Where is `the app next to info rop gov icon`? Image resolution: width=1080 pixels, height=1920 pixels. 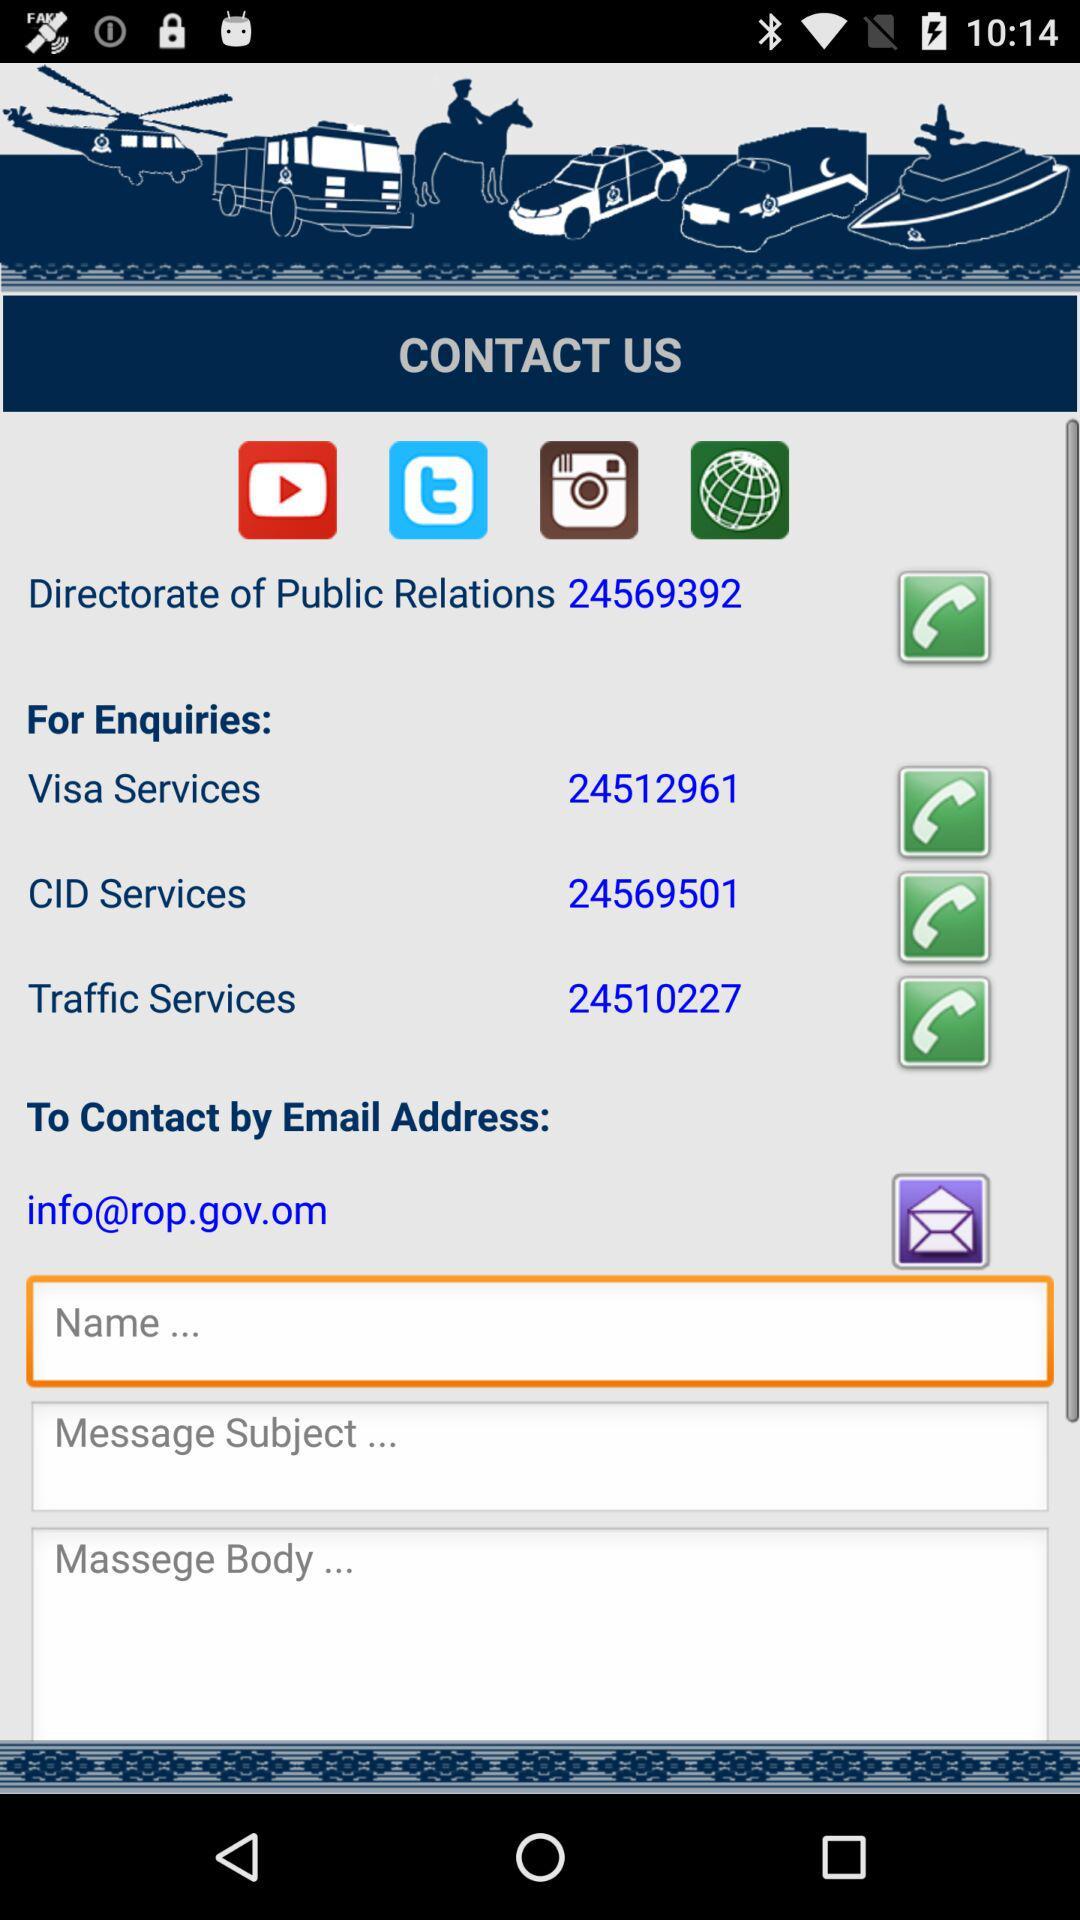 the app next to info rop gov icon is located at coordinates (943, 1219).